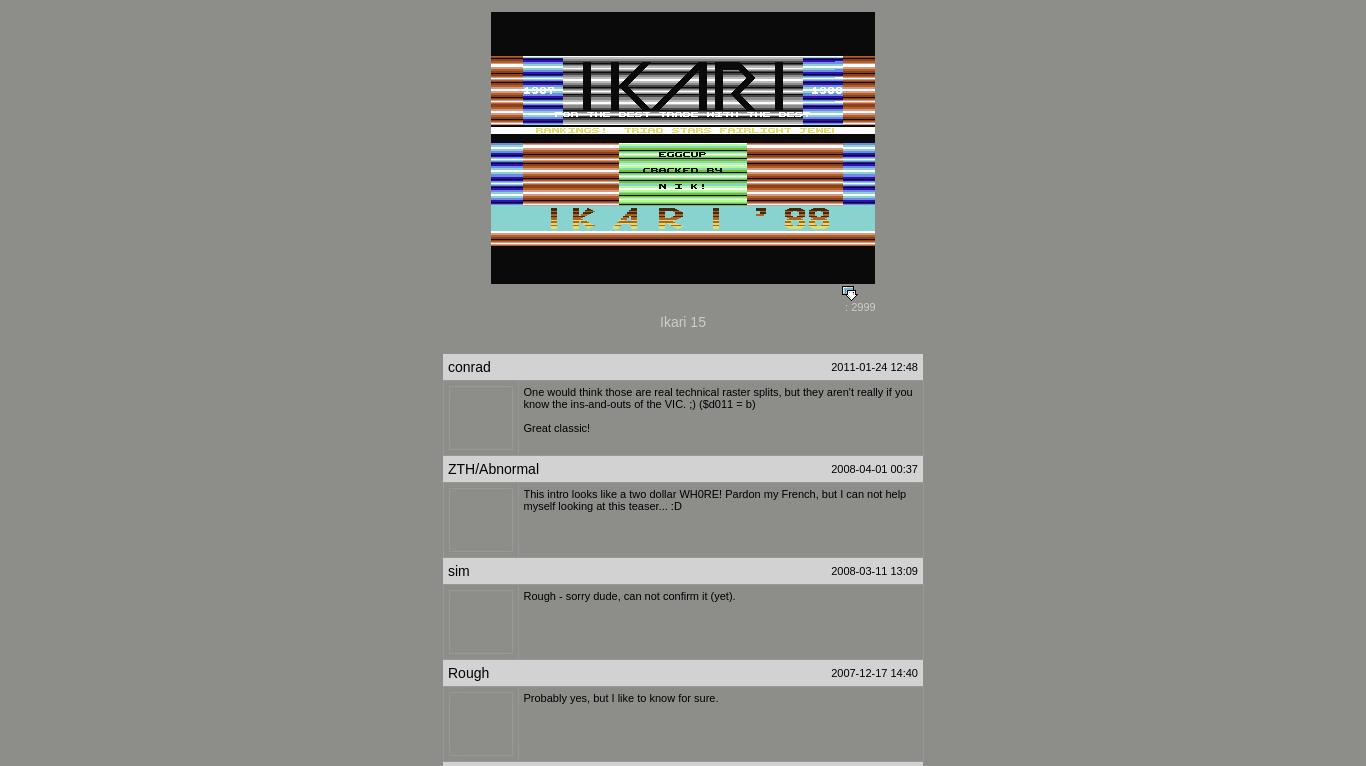 The height and width of the screenshot is (766, 1366). What do you see at coordinates (556, 427) in the screenshot?
I see `'Great classic!'` at bounding box center [556, 427].